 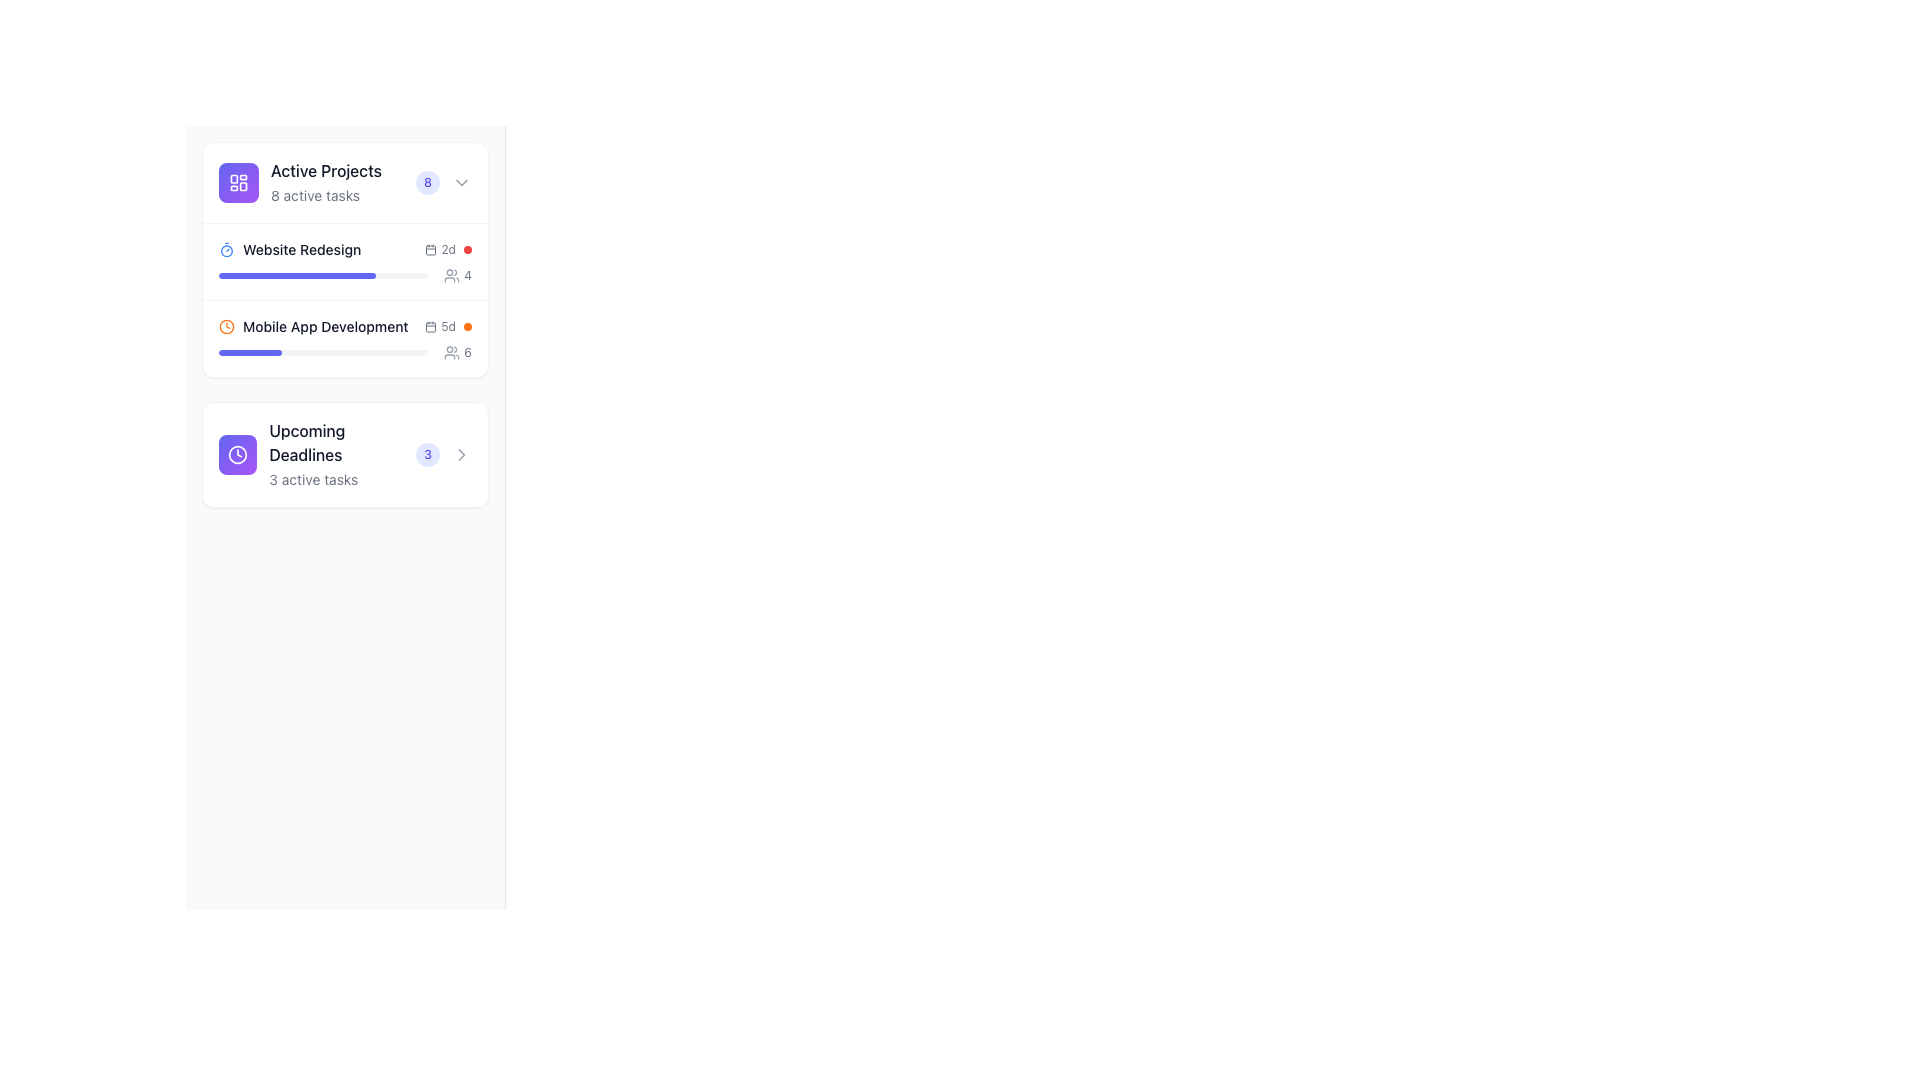 I want to click on the Chevron arrow icon located to the right of the badge displaying the number '8' in the 'Active Projects' section, so click(x=460, y=182).